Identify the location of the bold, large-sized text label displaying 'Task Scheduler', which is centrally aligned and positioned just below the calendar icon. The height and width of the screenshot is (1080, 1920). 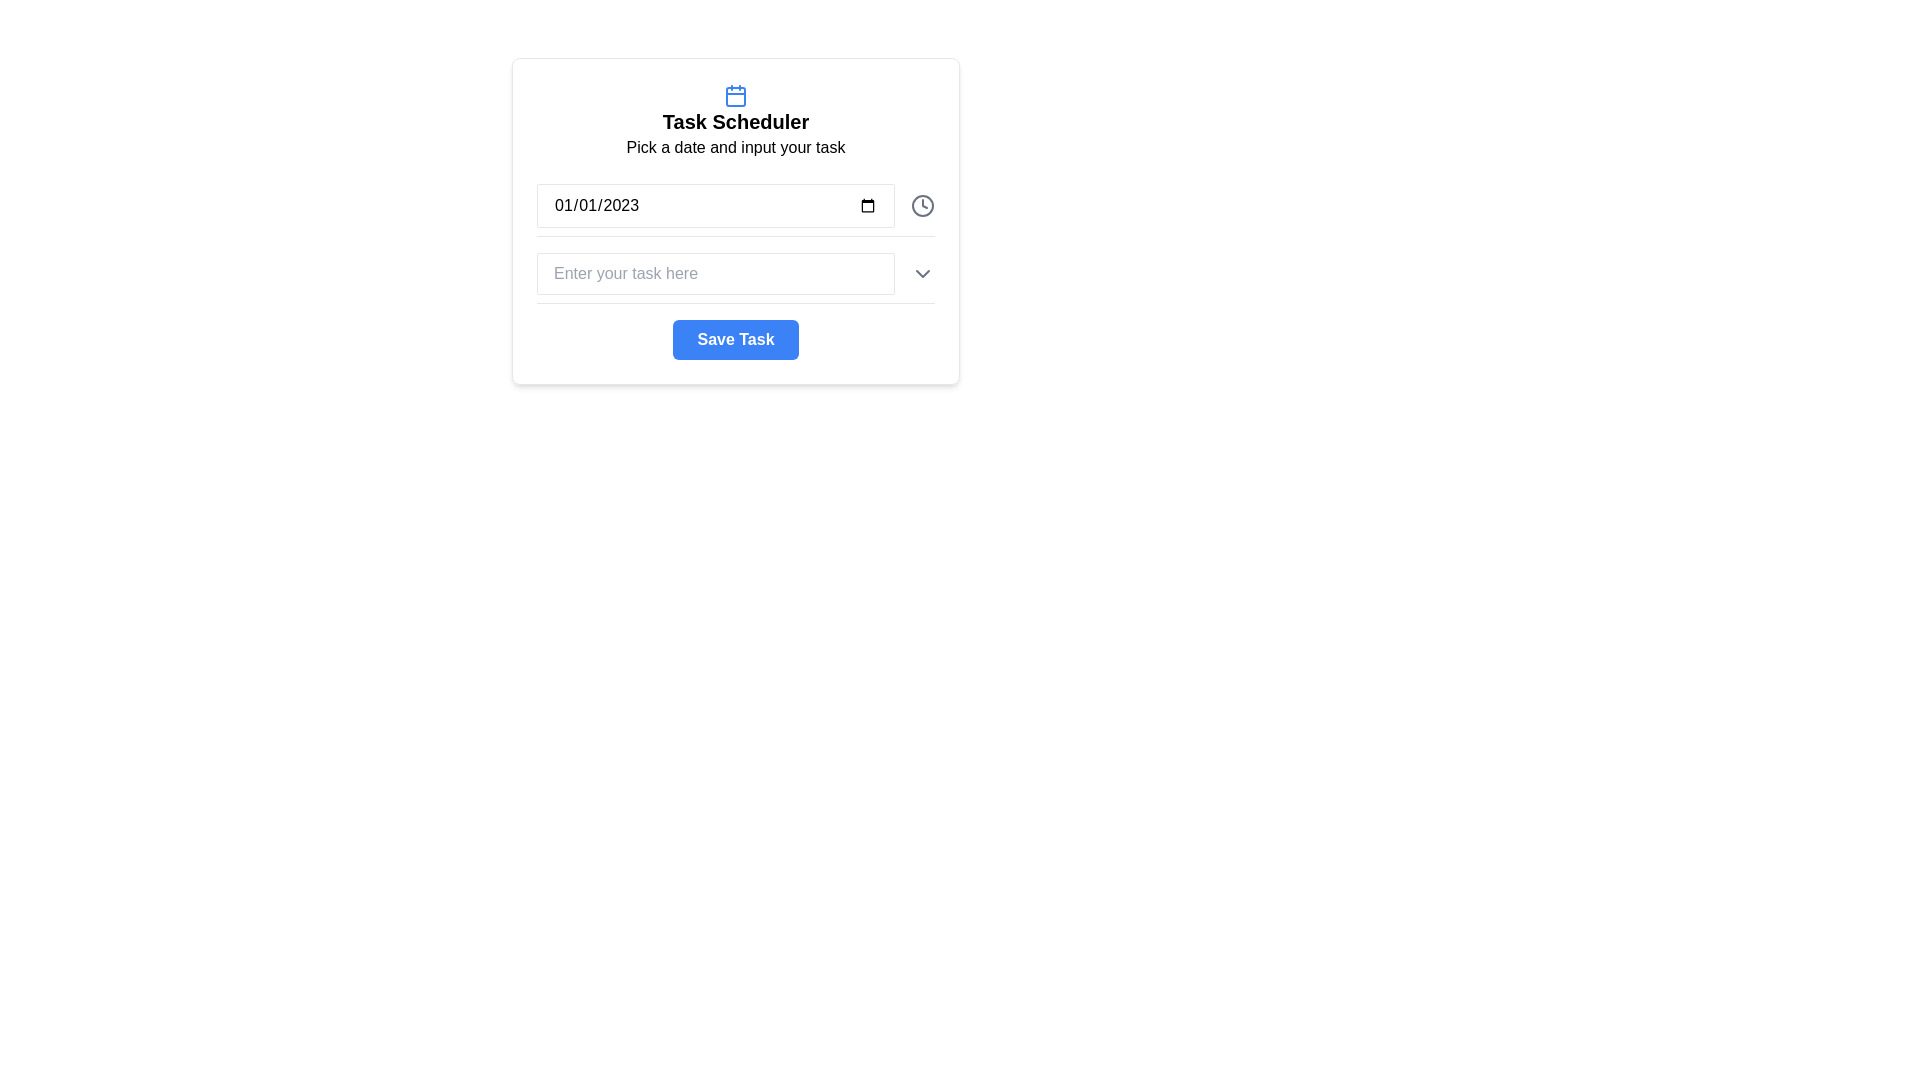
(734, 120).